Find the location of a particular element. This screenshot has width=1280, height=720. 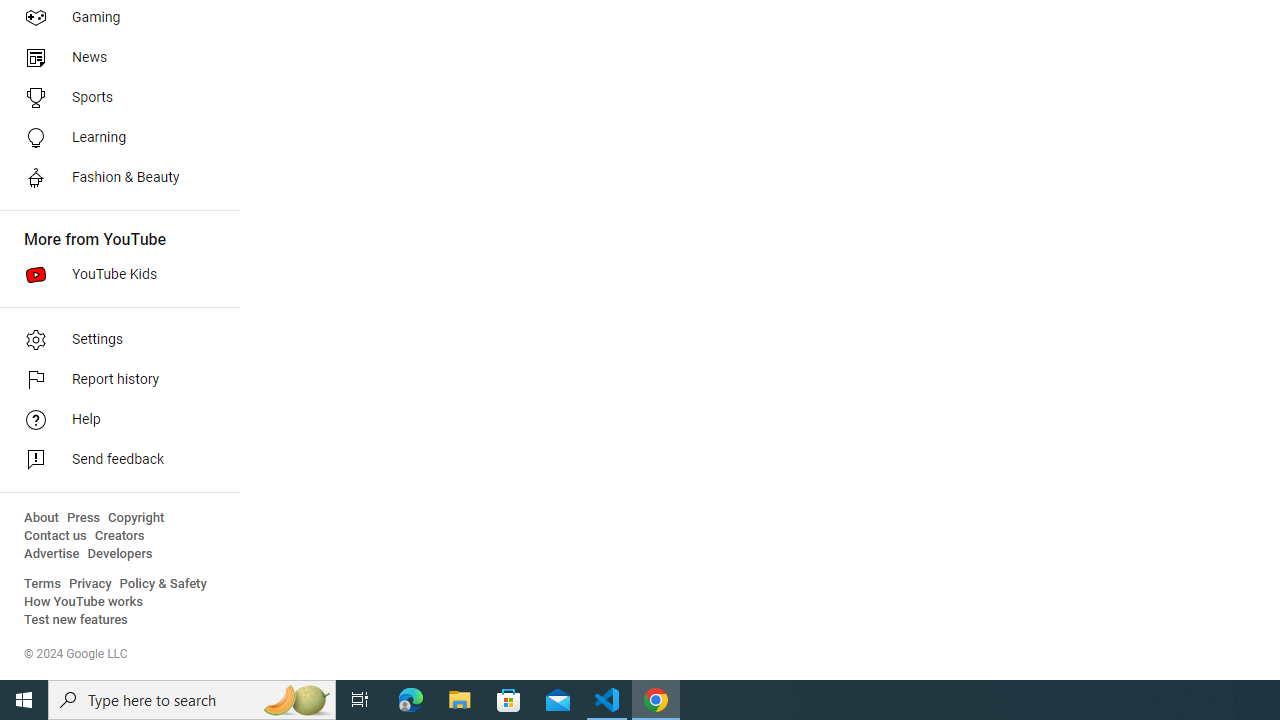

'Contact us' is located at coordinates (55, 535).